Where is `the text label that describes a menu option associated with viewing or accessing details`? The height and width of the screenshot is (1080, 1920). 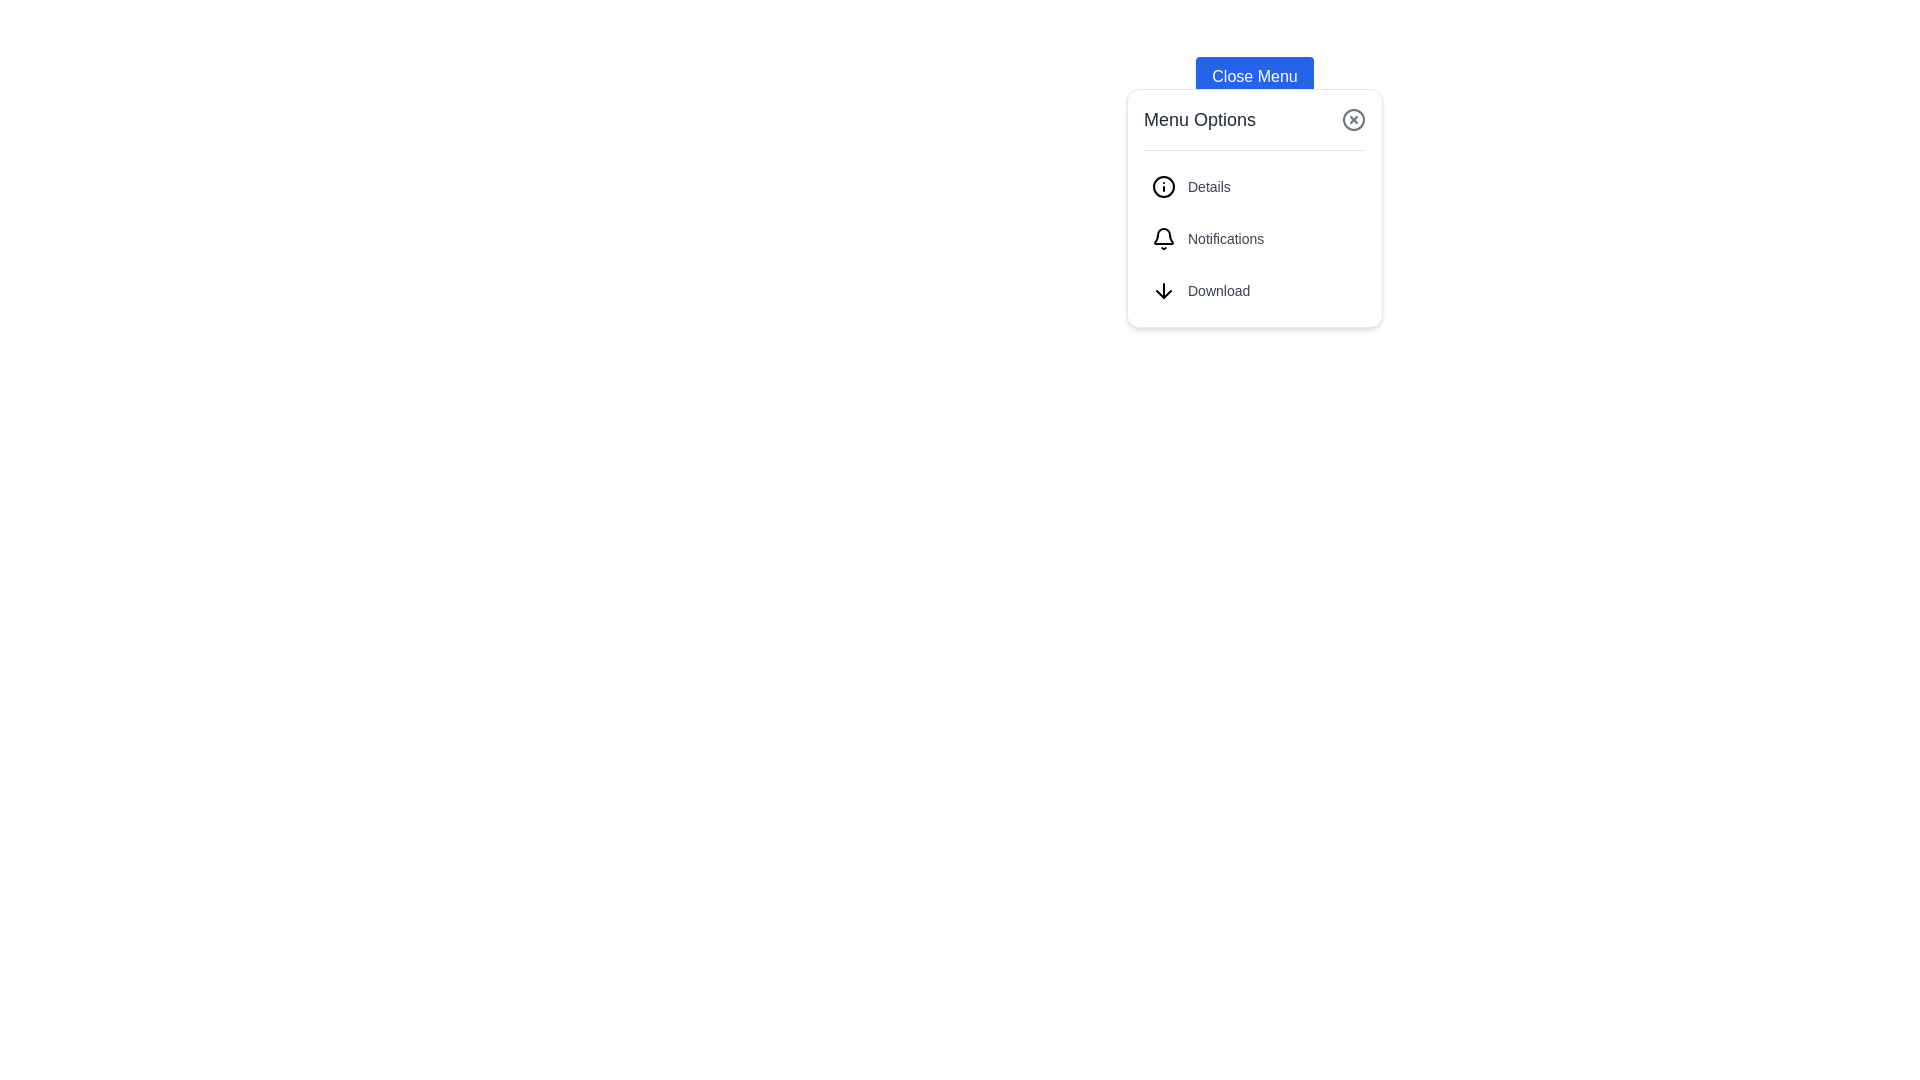 the text label that describes a menu option associated with viewing or accessing details is located at coordinates (1208, 186).